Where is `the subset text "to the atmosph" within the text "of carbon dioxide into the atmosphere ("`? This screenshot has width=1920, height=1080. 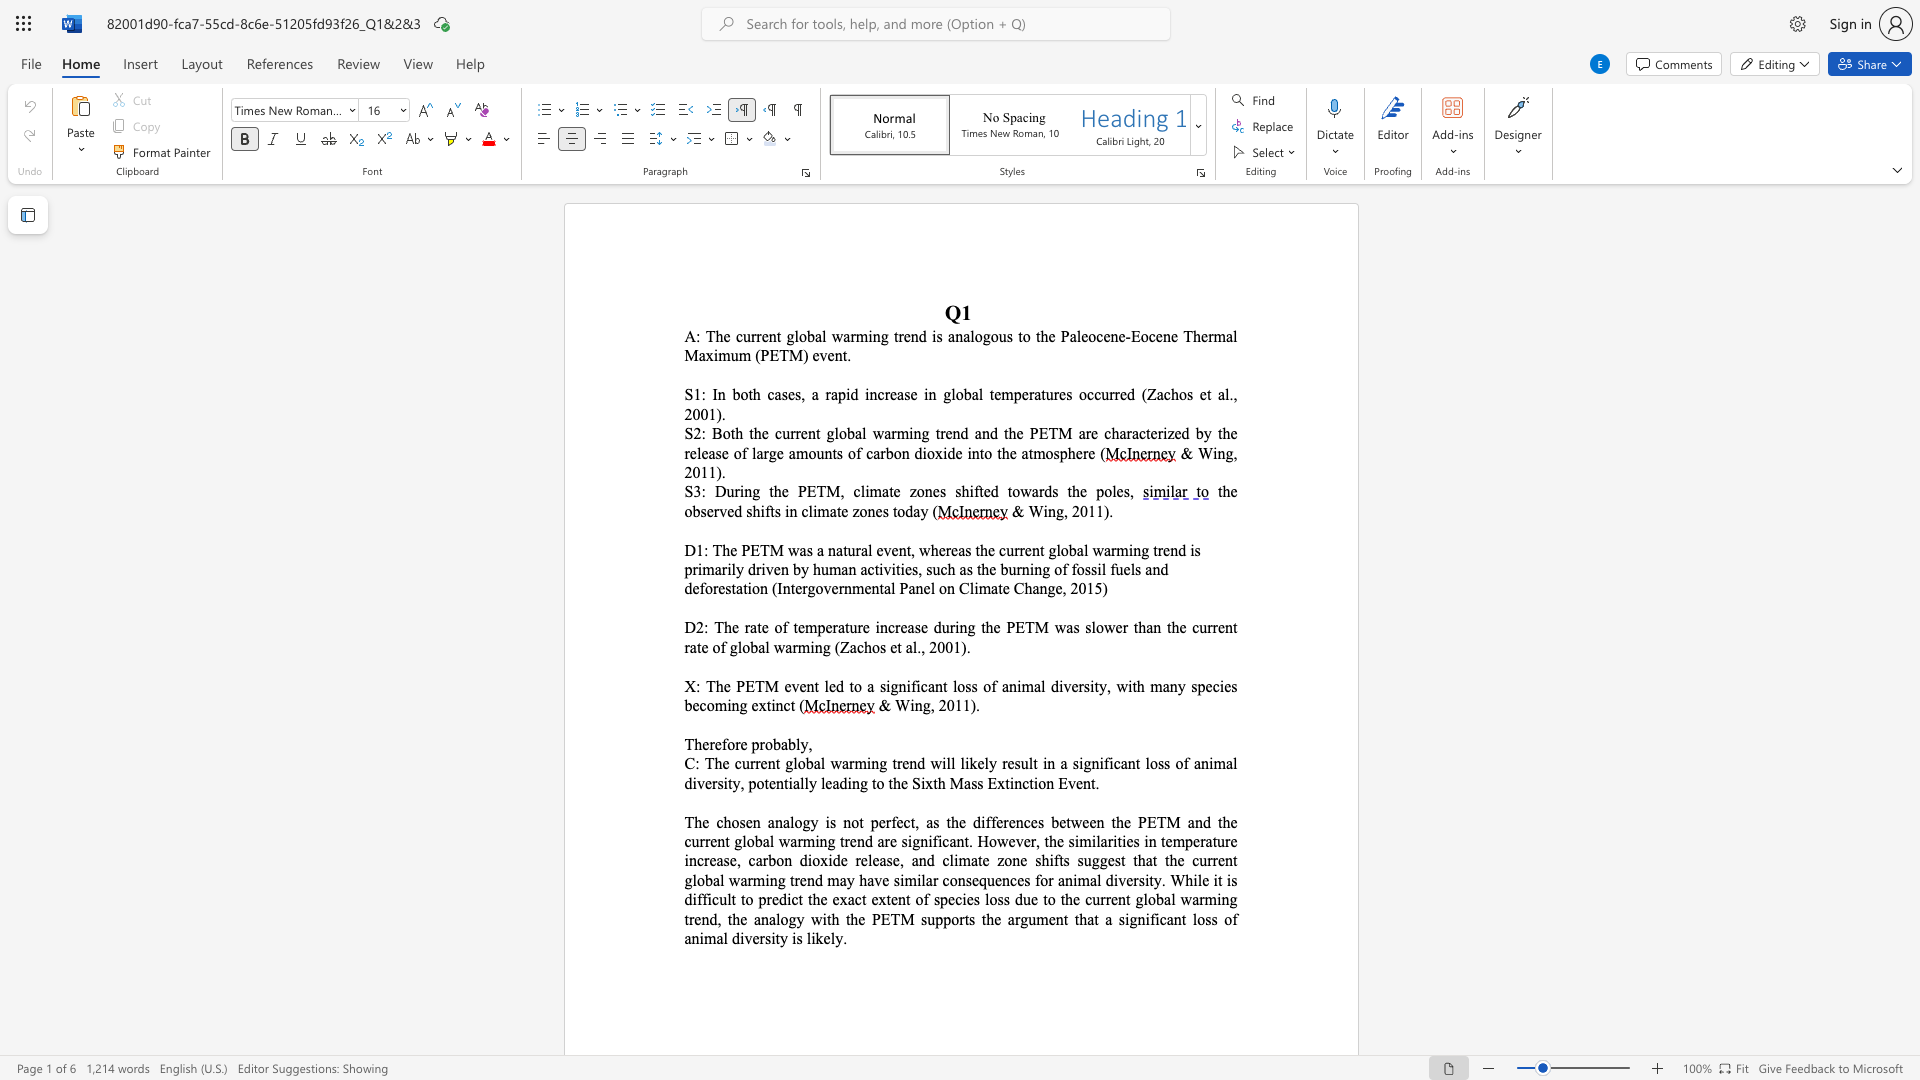 the subset text "to the atmosph" within the text "of carbon dioxide into the atmosphere (" is located at coordinates (979, 453).